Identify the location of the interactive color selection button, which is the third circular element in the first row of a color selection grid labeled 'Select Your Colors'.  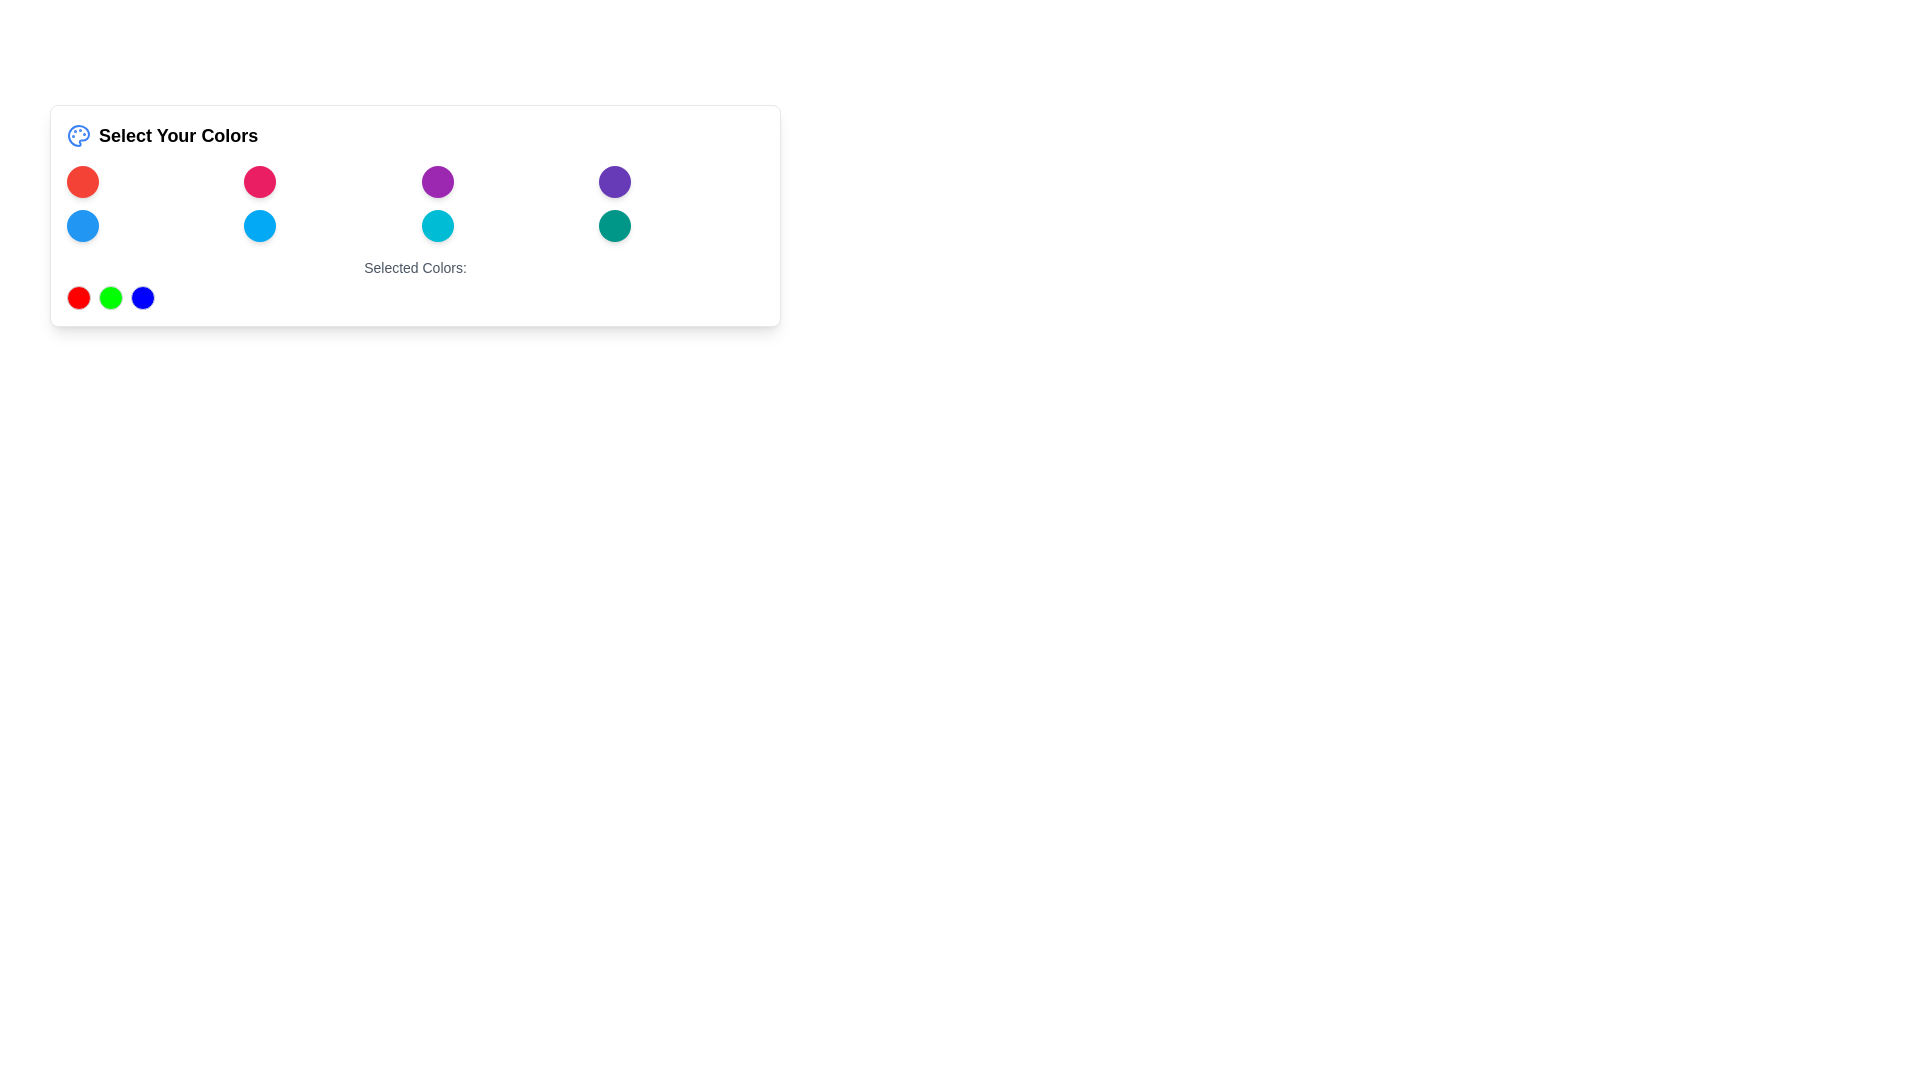
(436, 181).